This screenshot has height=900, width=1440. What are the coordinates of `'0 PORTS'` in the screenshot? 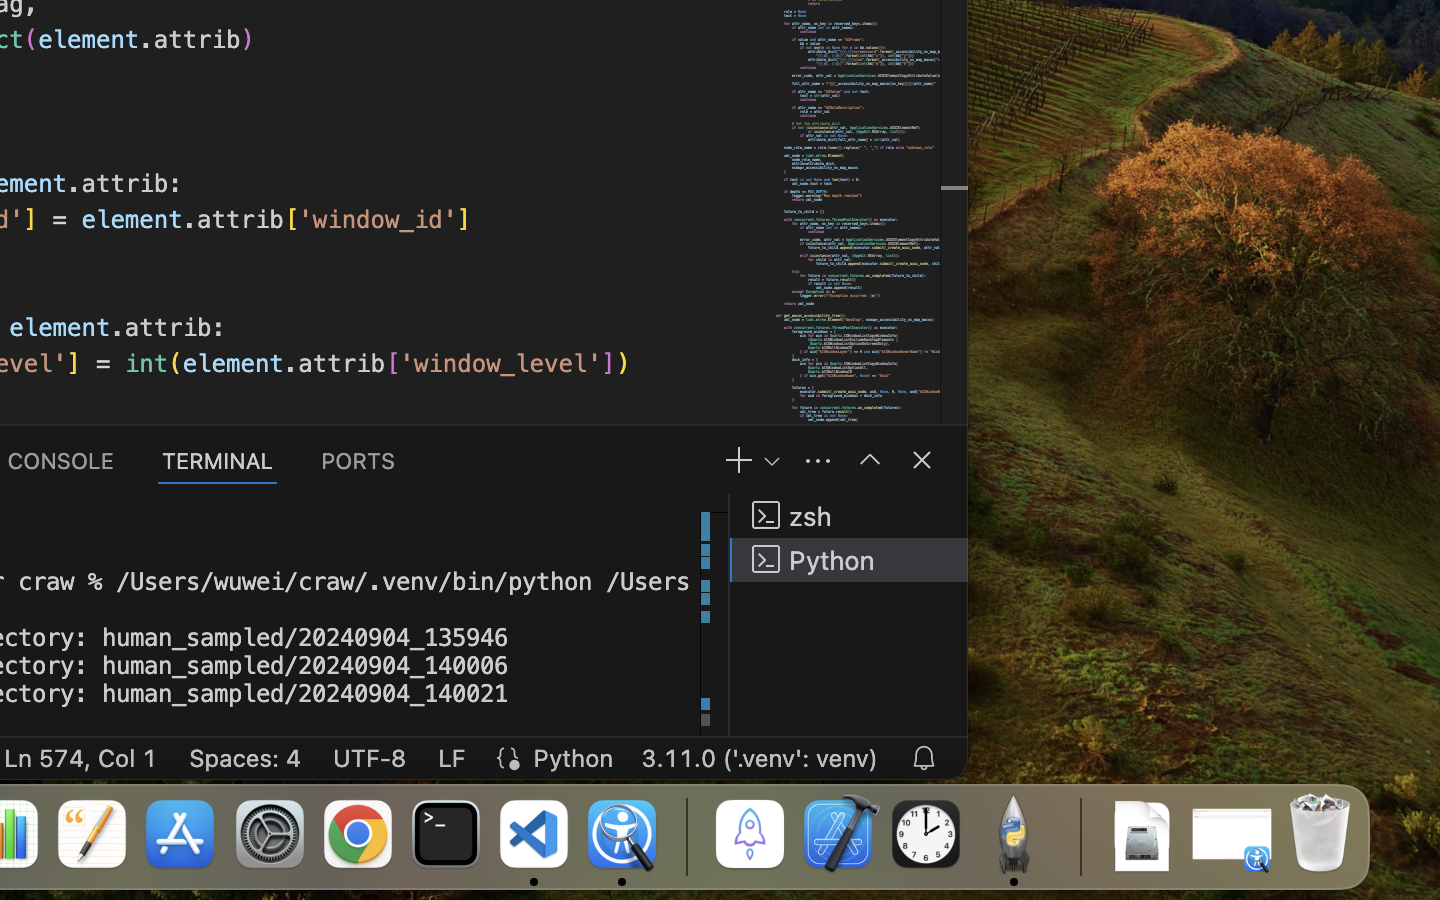 It's located at (358, 458).